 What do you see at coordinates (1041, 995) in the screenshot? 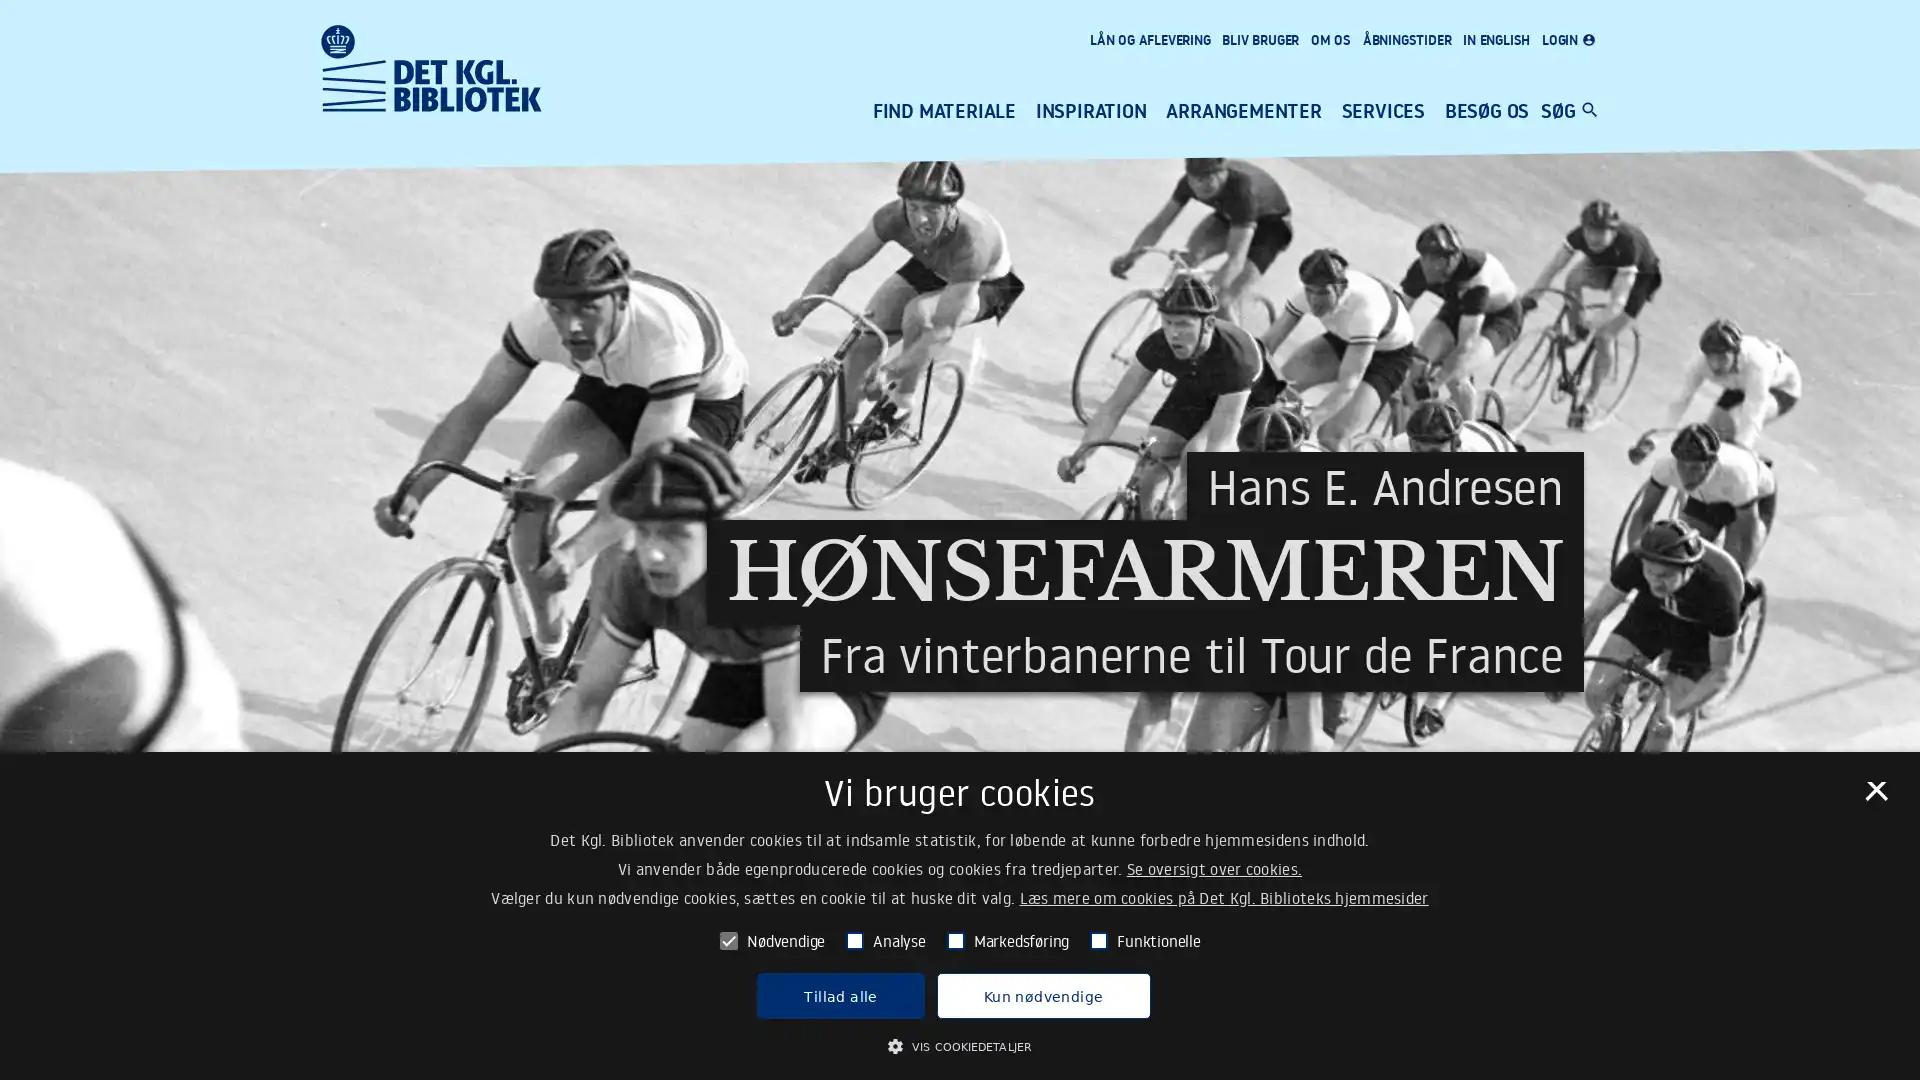
I see `Kun ndvendige` at bounding box center [1041, 995].